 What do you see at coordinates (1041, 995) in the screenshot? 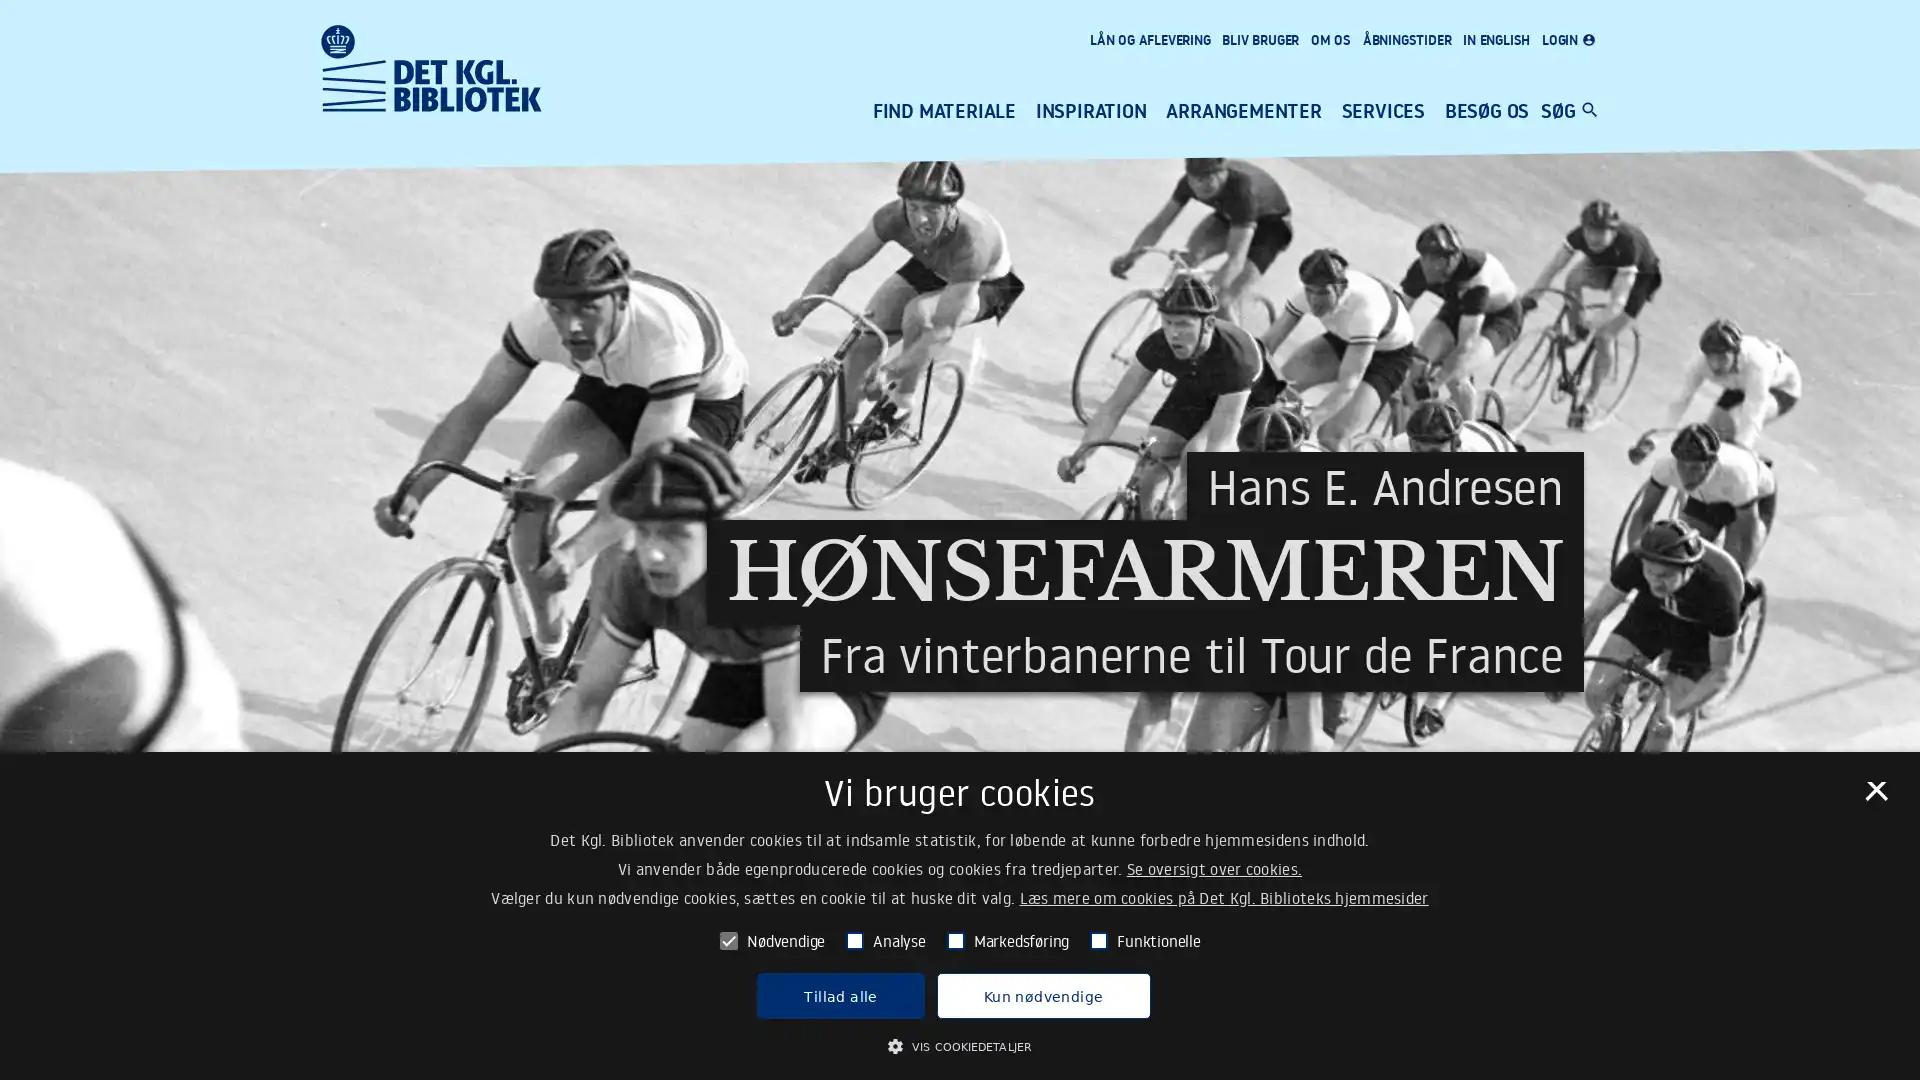
I see `Kun ndvendige` at bounding box center [1041, 995].